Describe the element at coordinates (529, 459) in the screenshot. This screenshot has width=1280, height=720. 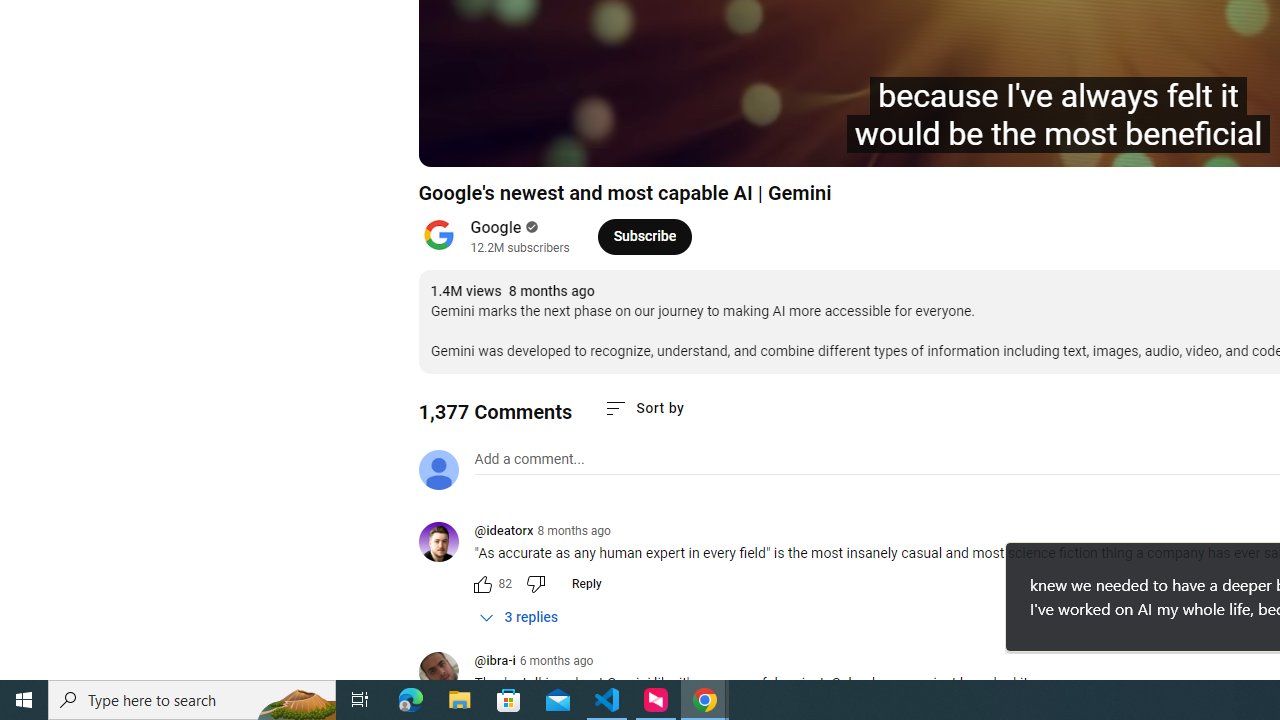
I see `'AutomationID: simplebox-placeholder'` at that location.